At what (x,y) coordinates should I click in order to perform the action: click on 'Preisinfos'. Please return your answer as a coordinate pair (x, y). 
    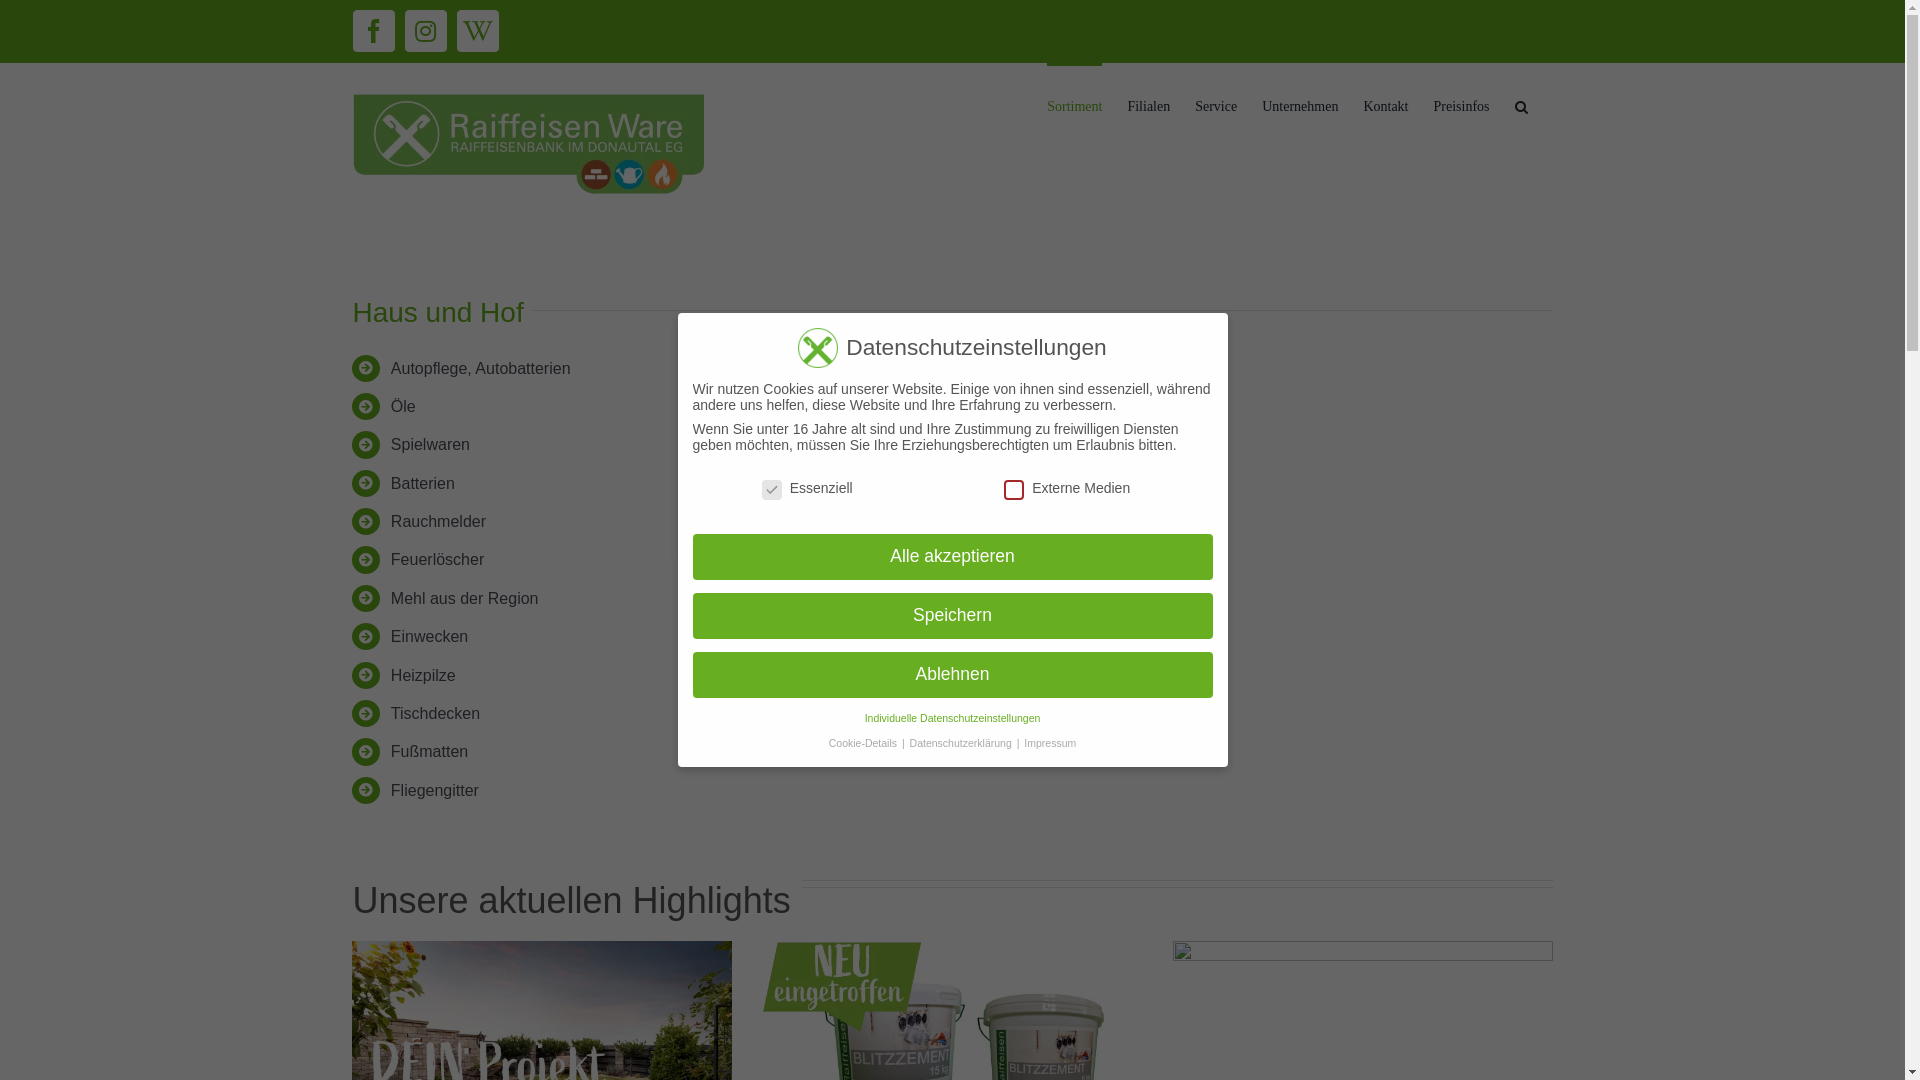
    Looking at the image, I should click on (1462, 104).